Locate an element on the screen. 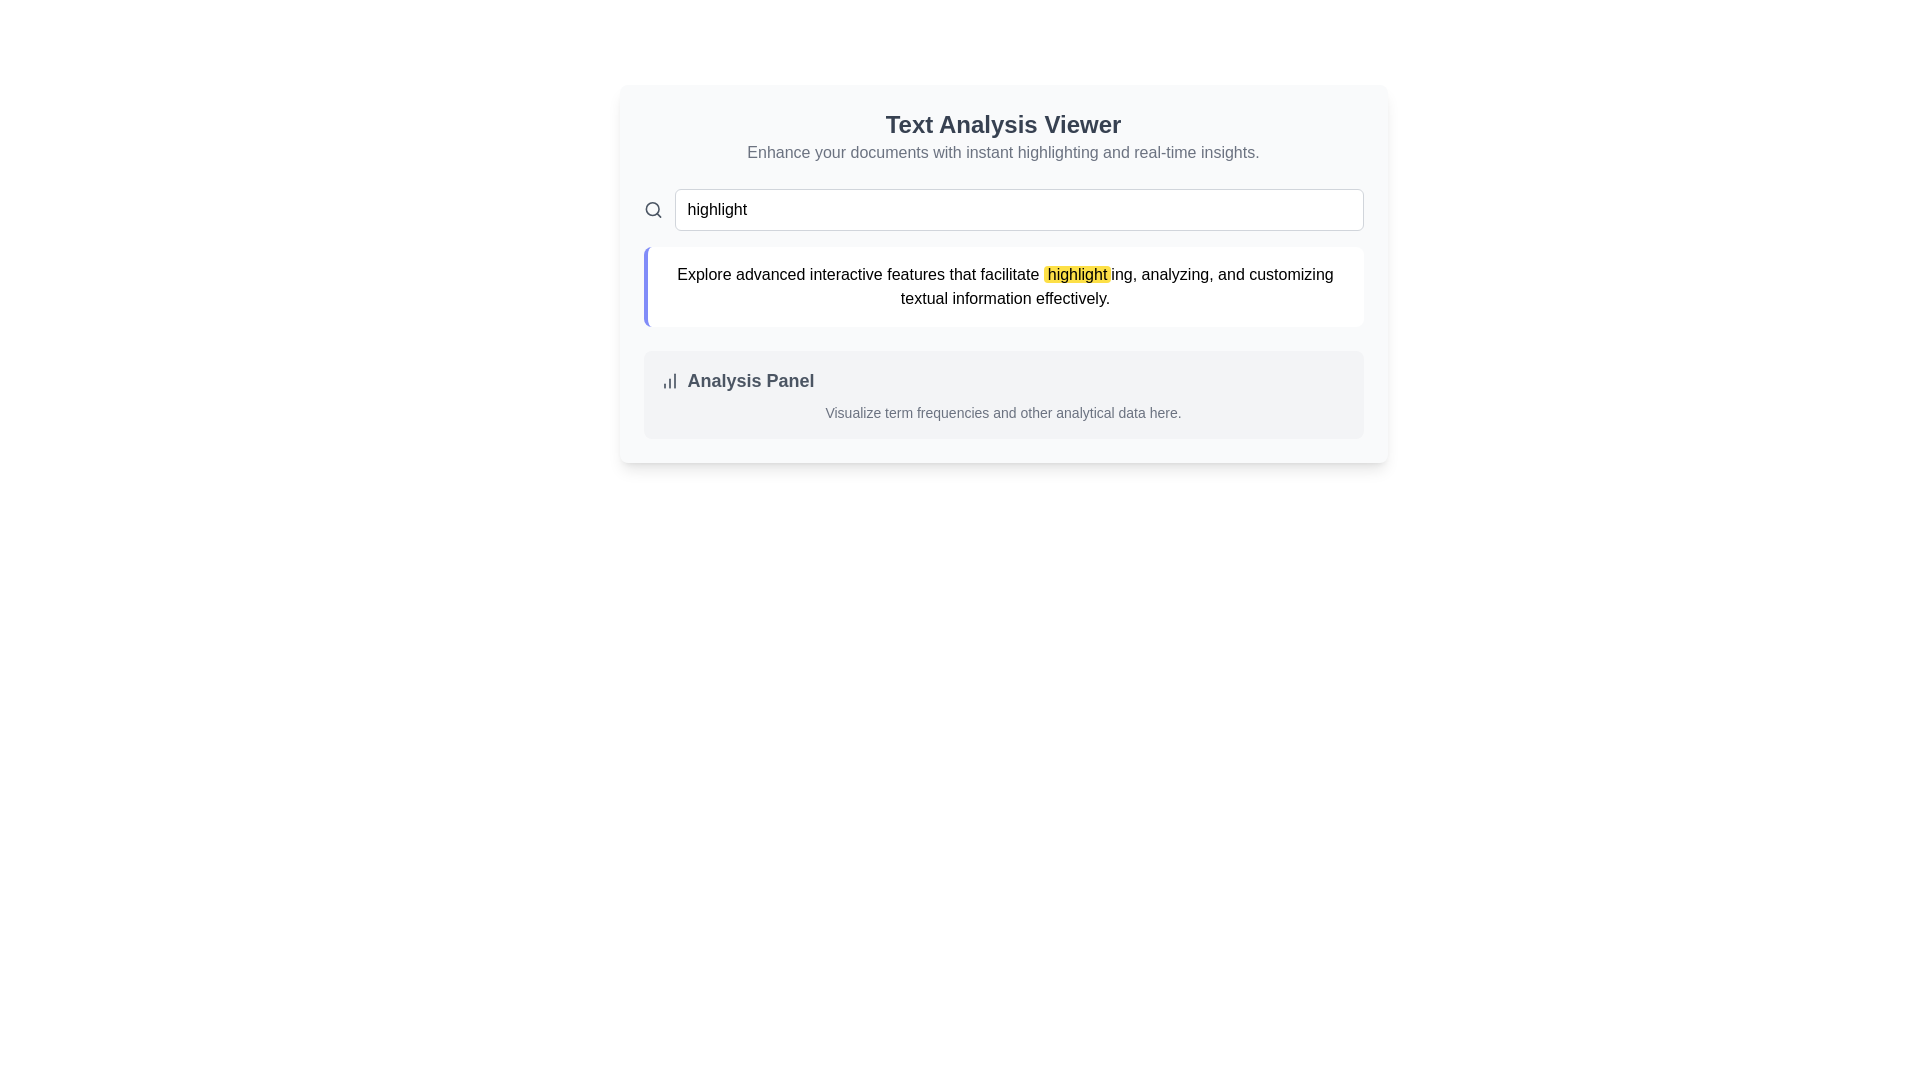  the Header text that serves as the primary title for the page, indicating the main functionality of the text analysis interface is located at coordinates (1003, 124).